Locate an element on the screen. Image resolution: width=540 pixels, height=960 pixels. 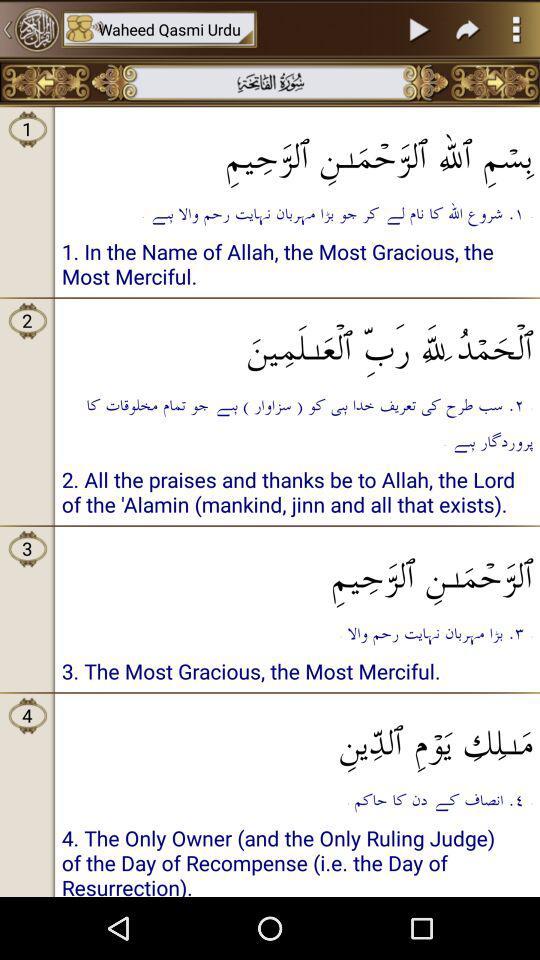
icon to the left of waheed qasmi urdu item is located at coordinates (29, 28).